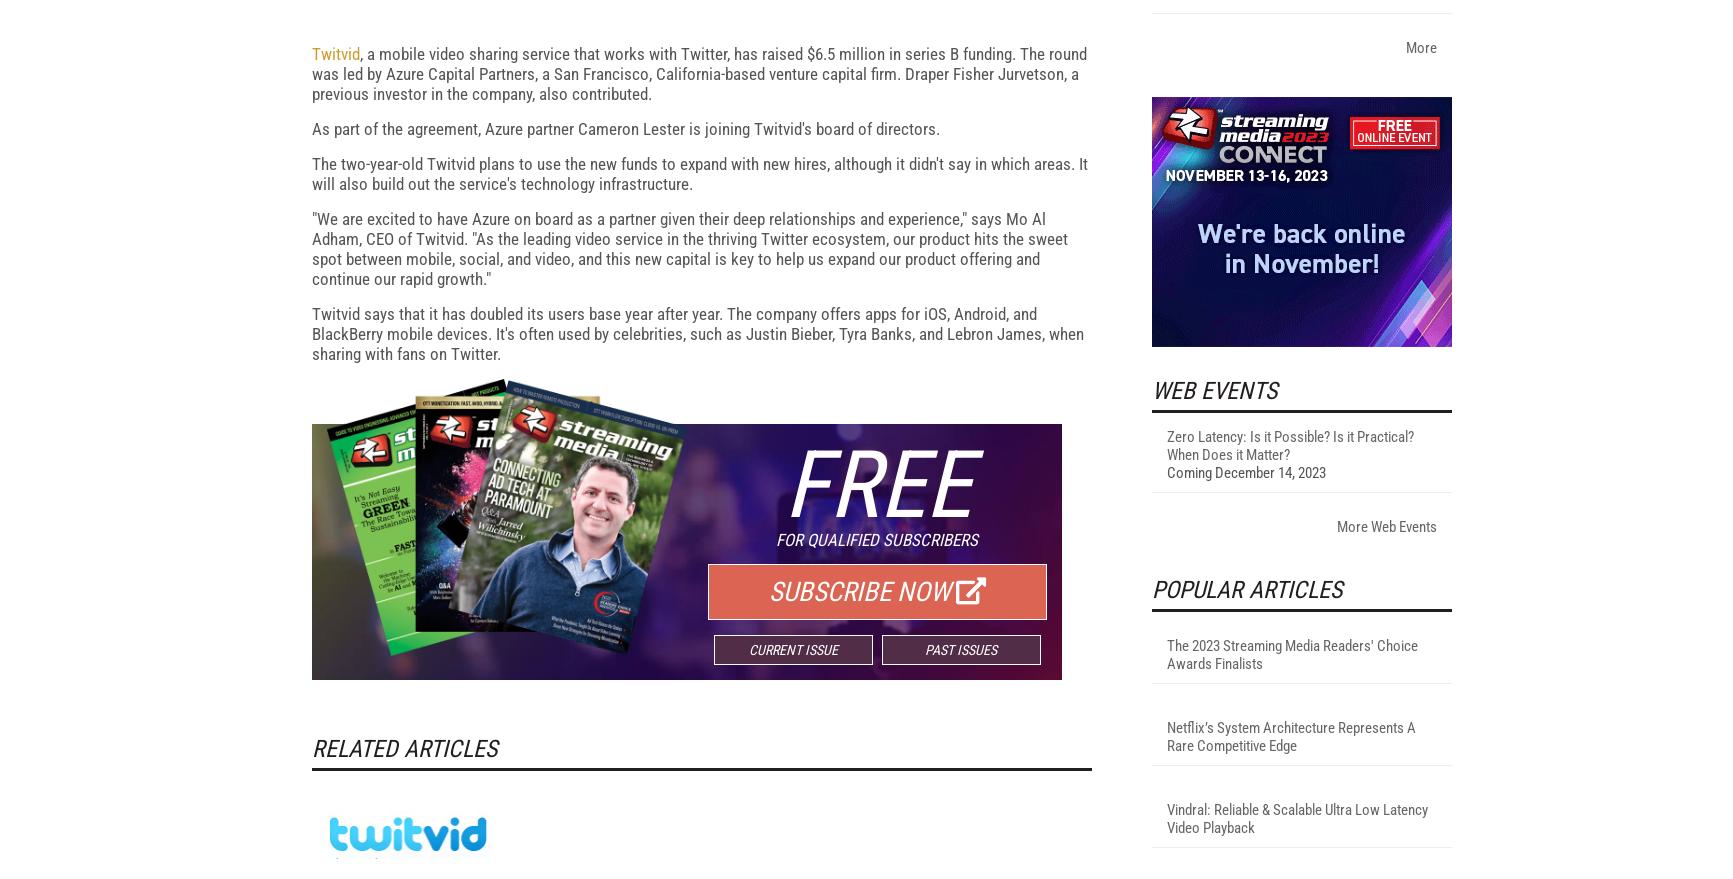  What do you see at coordinates (1335, 788) in the screenshot?
I see `'More Web Events'` at bounding box center [1335, 788].